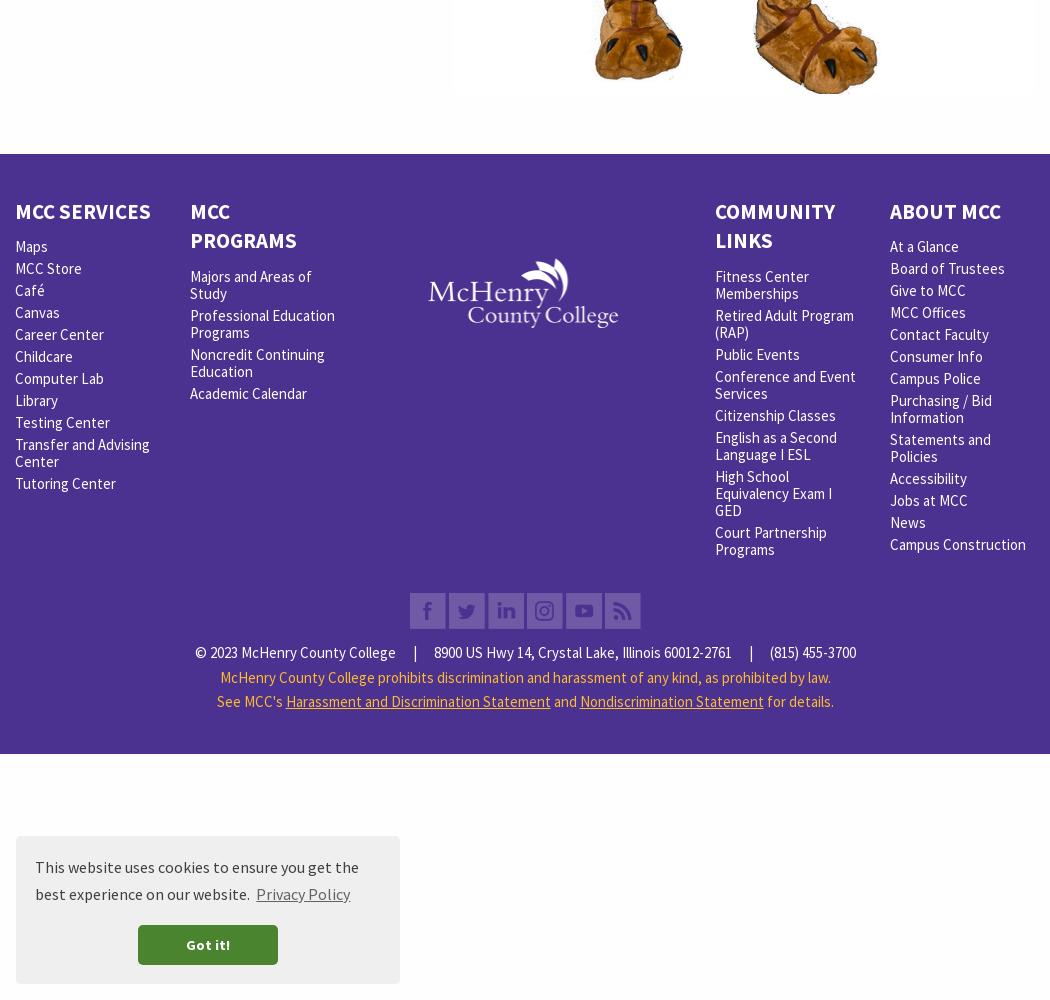  I want to click on '8900 US Hwy 14, Crystal Lake, Illinois 60012-2761', so click(581, 652).